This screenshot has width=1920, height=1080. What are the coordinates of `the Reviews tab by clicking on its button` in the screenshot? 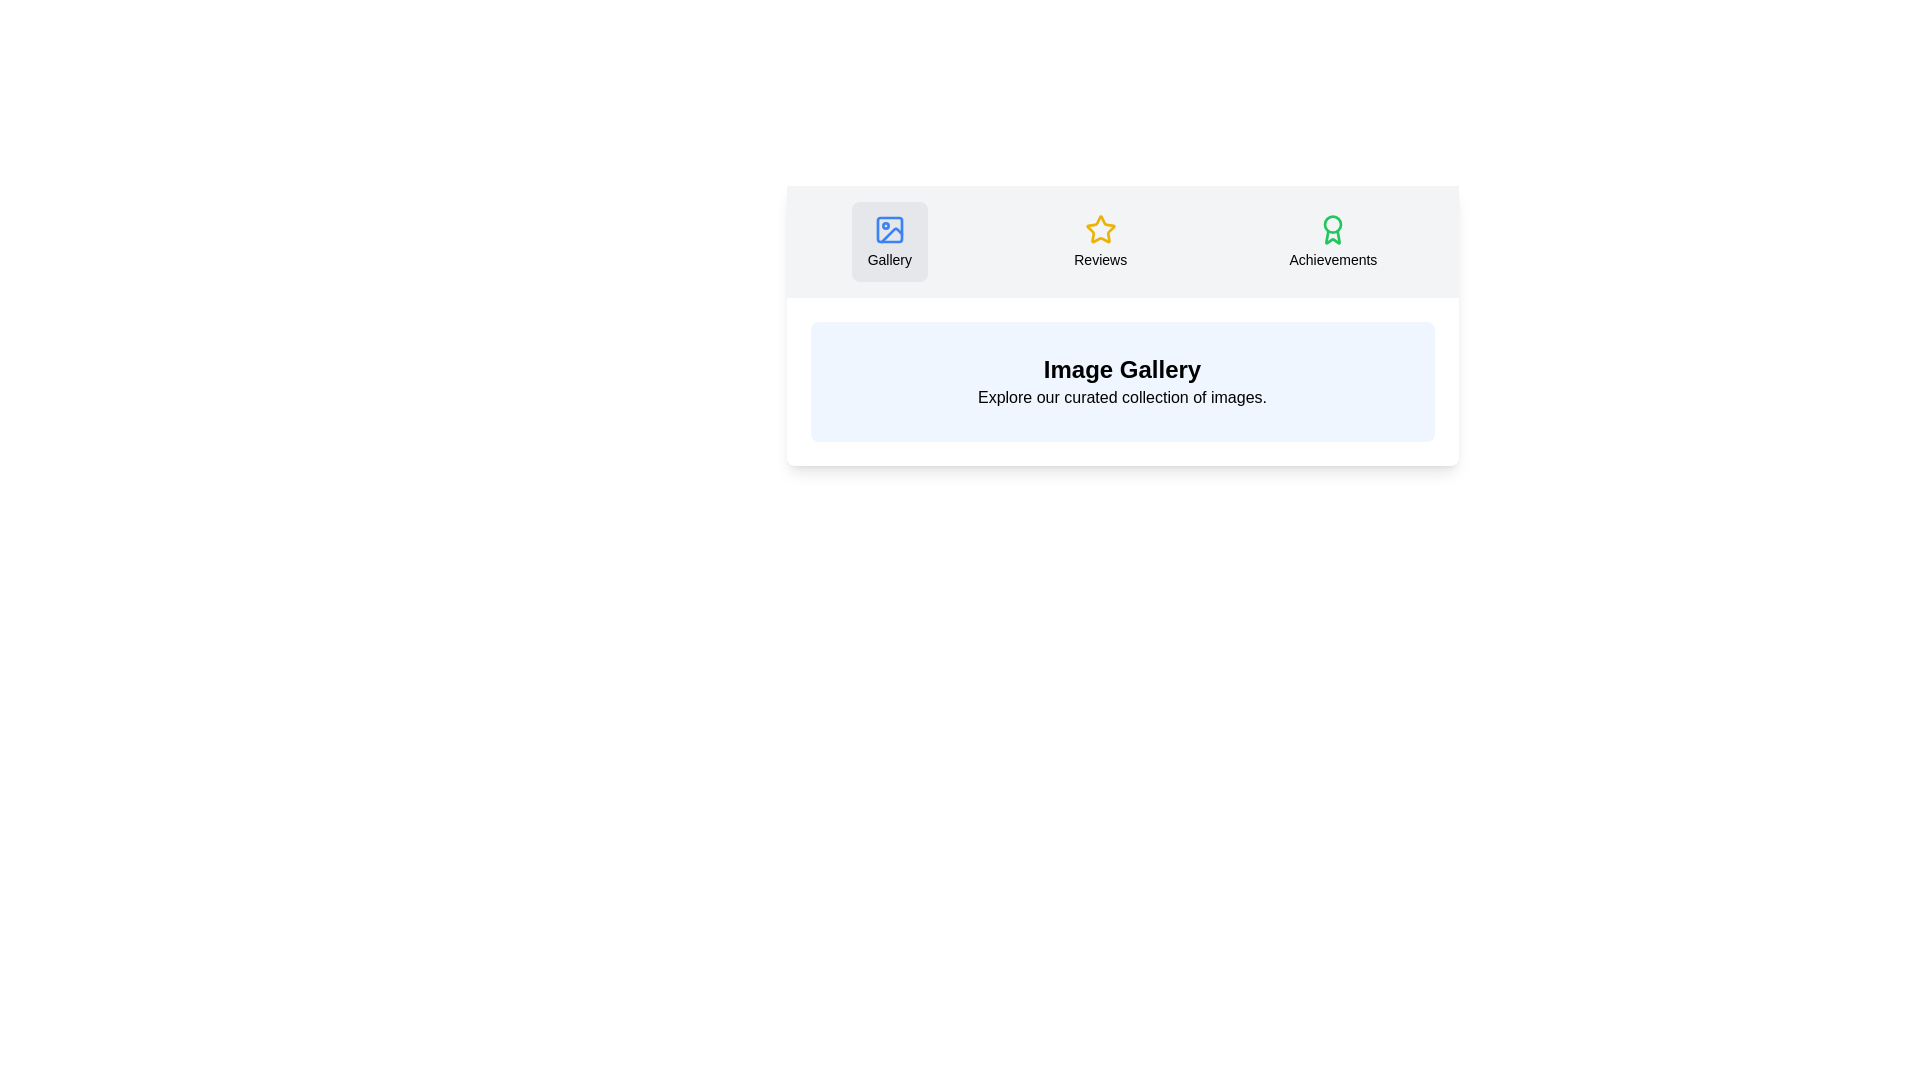 It's located at (1099, 241).